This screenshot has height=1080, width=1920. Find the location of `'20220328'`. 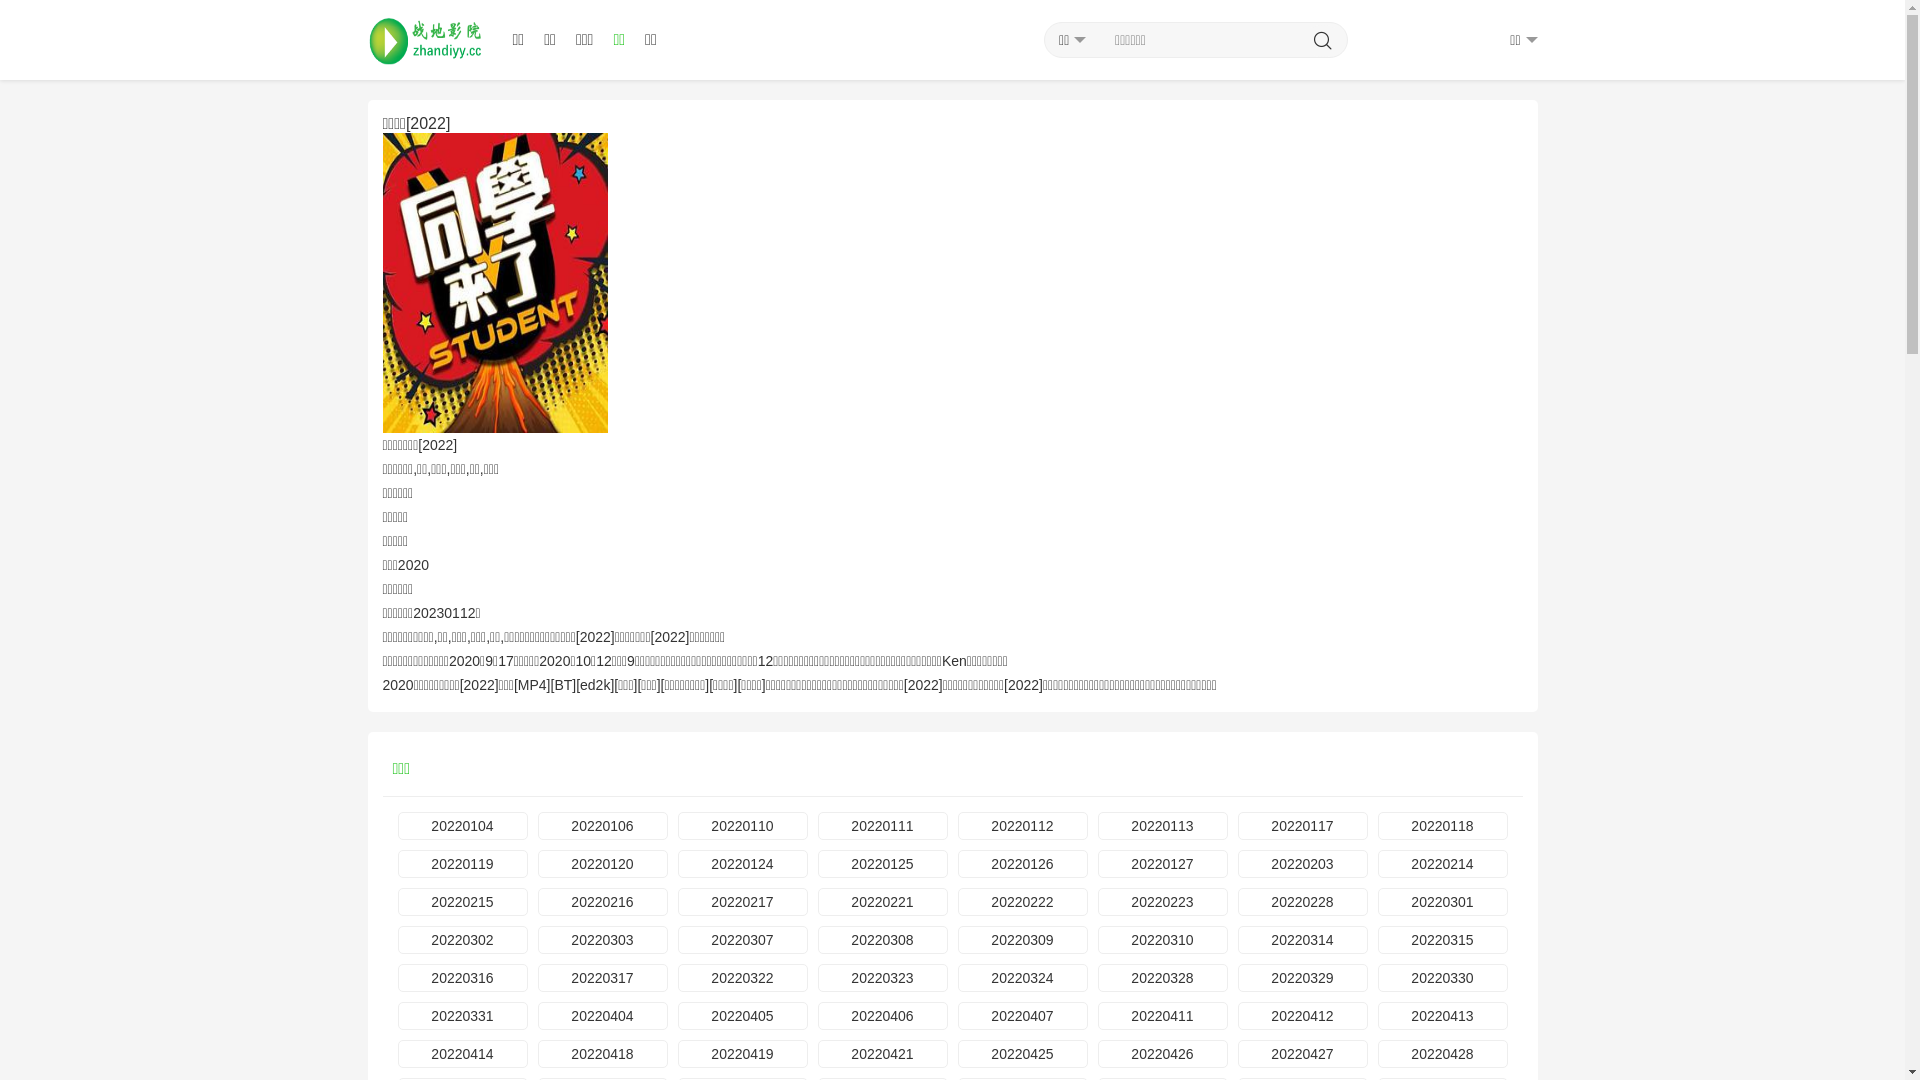

'20220328' is located at coordinates (1162, 977).